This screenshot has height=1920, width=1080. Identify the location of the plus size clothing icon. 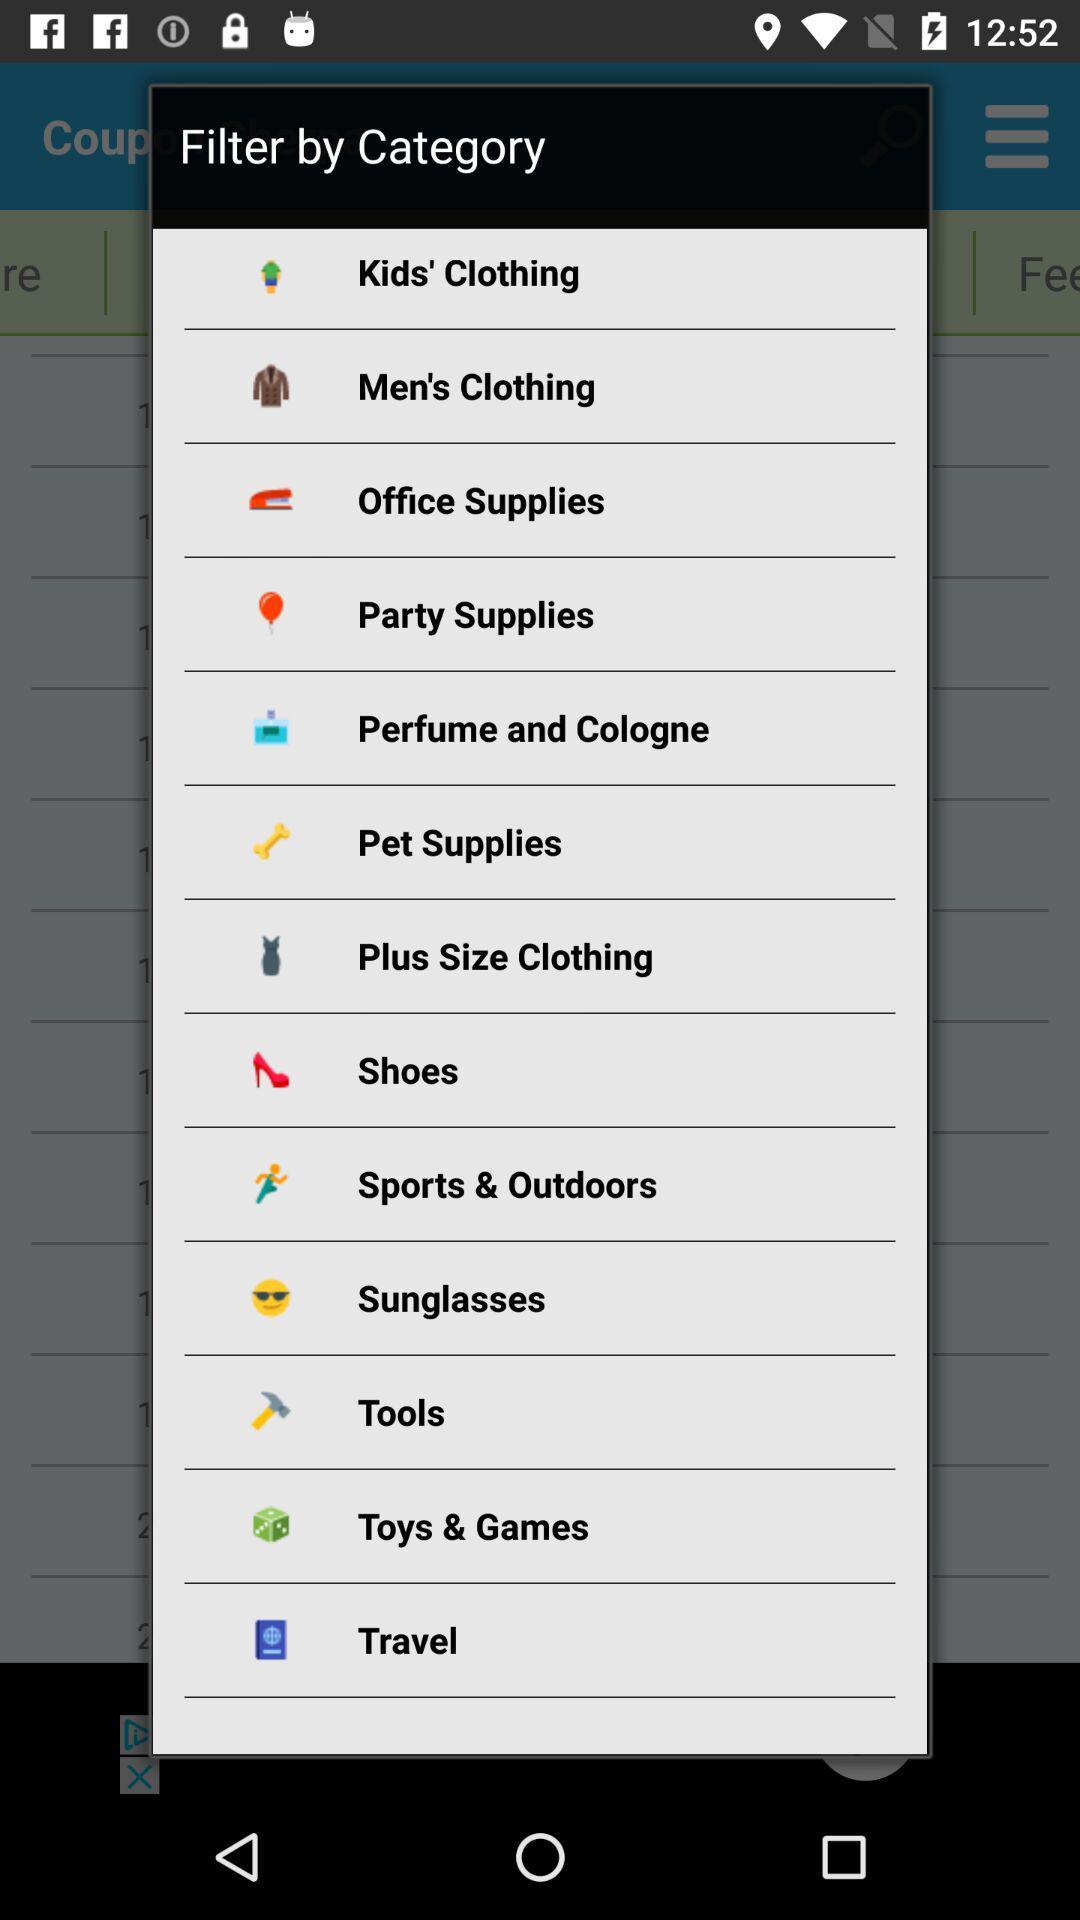
(563, 954).